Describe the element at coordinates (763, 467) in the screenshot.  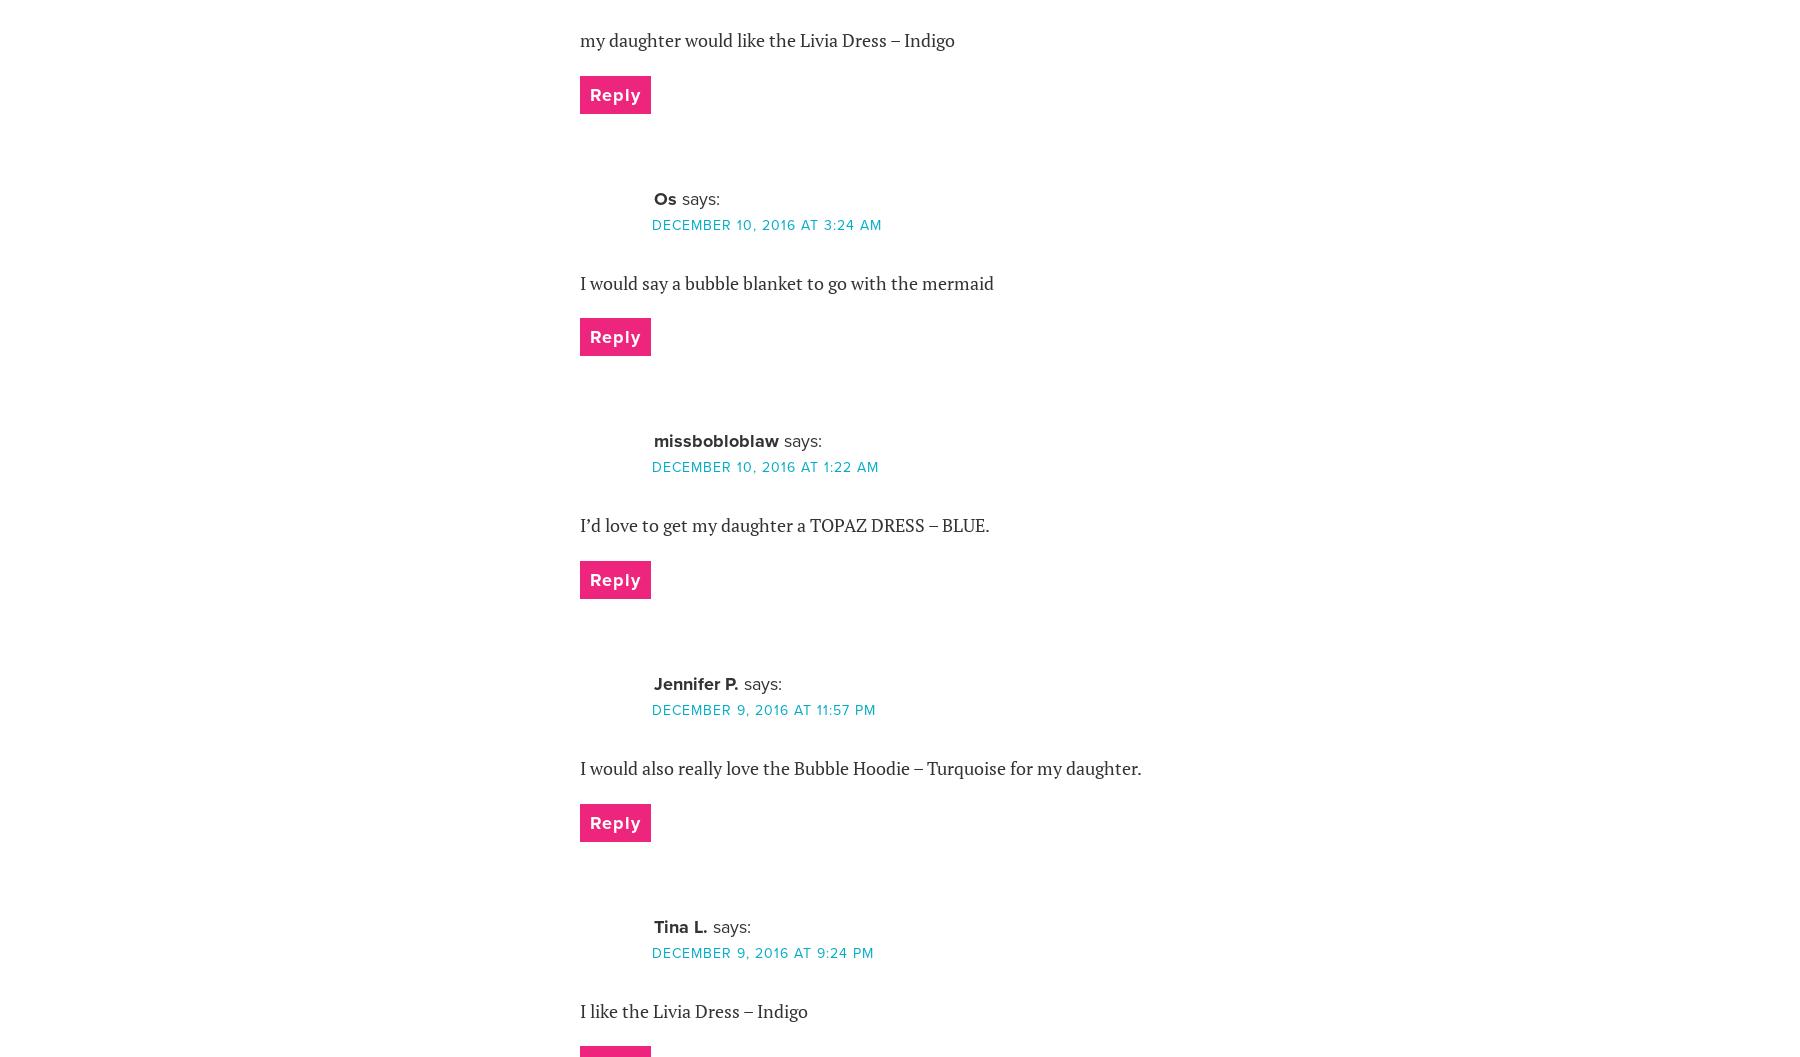
I see `'December 10, 2016 at 1:22 am'` at that location.